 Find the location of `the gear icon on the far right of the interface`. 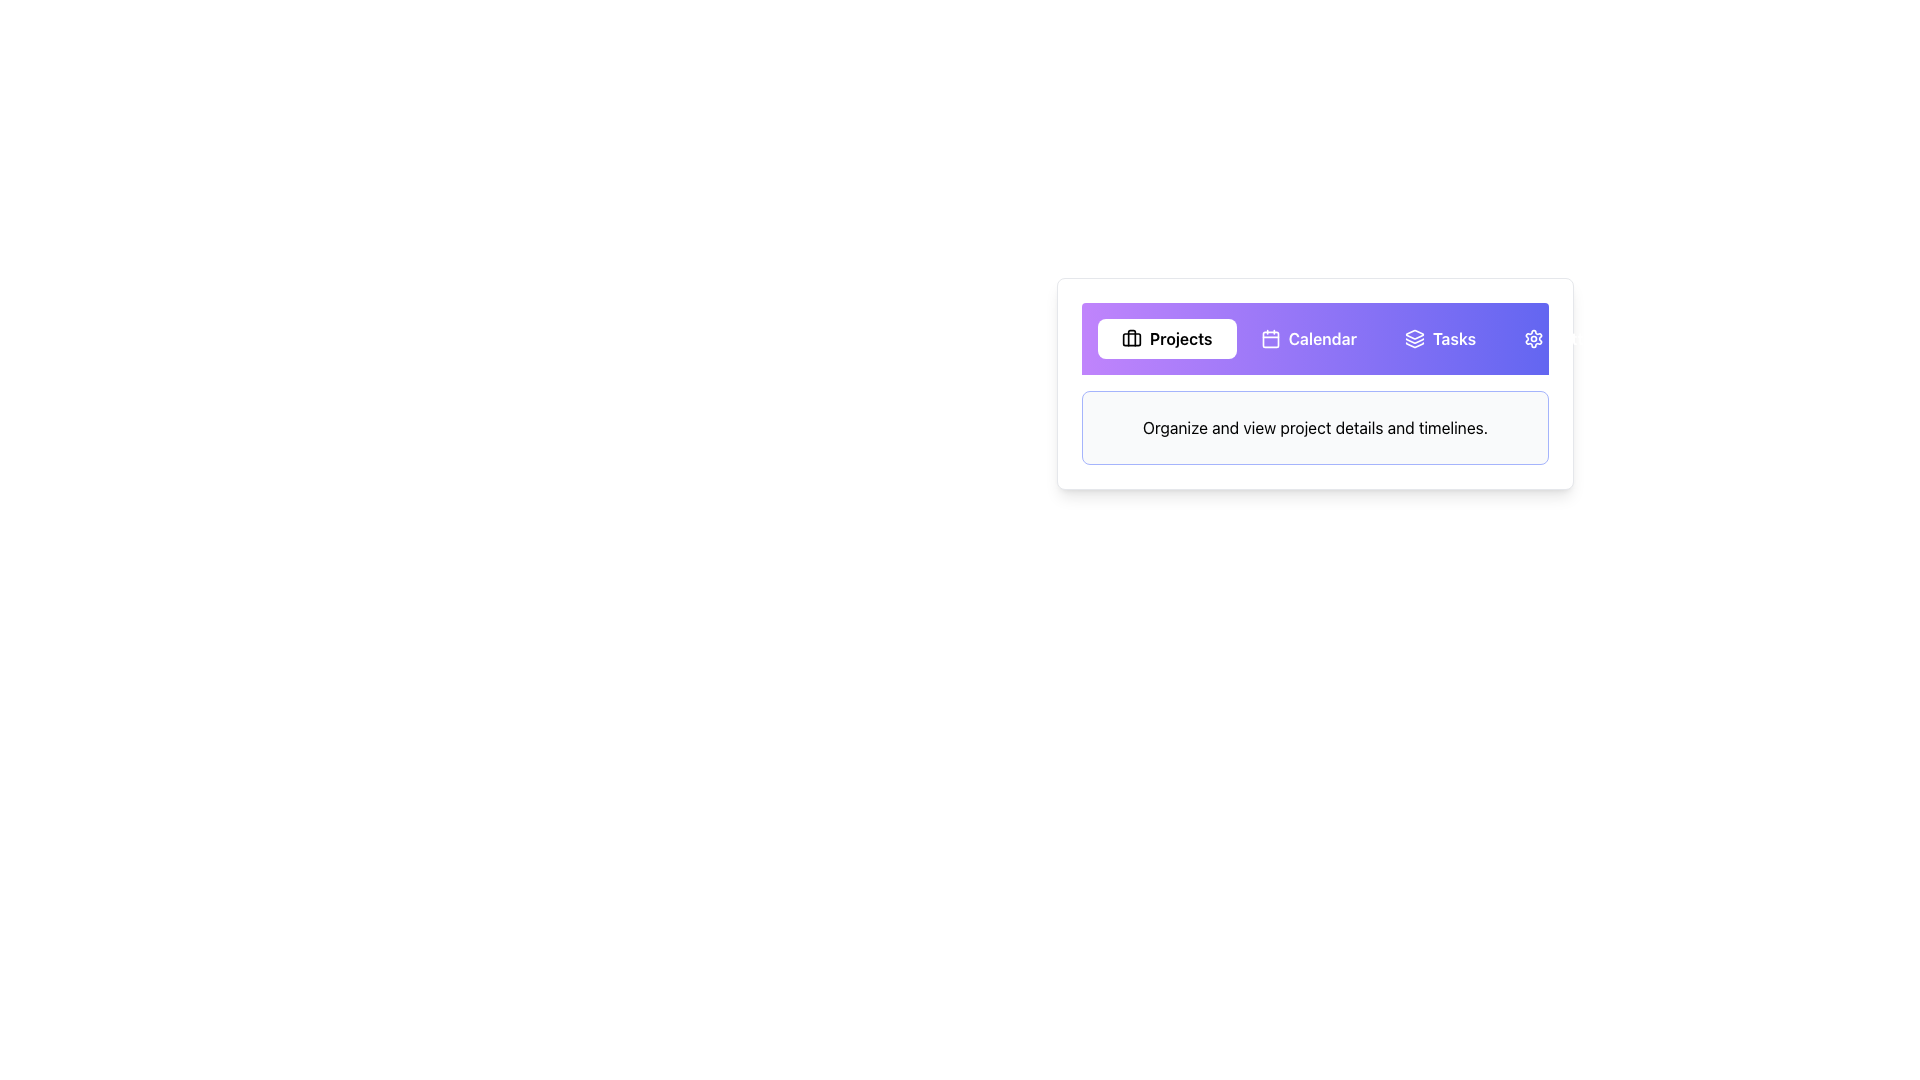

the gear icon on the far right of the interface is located at coordinates (1533, 338).